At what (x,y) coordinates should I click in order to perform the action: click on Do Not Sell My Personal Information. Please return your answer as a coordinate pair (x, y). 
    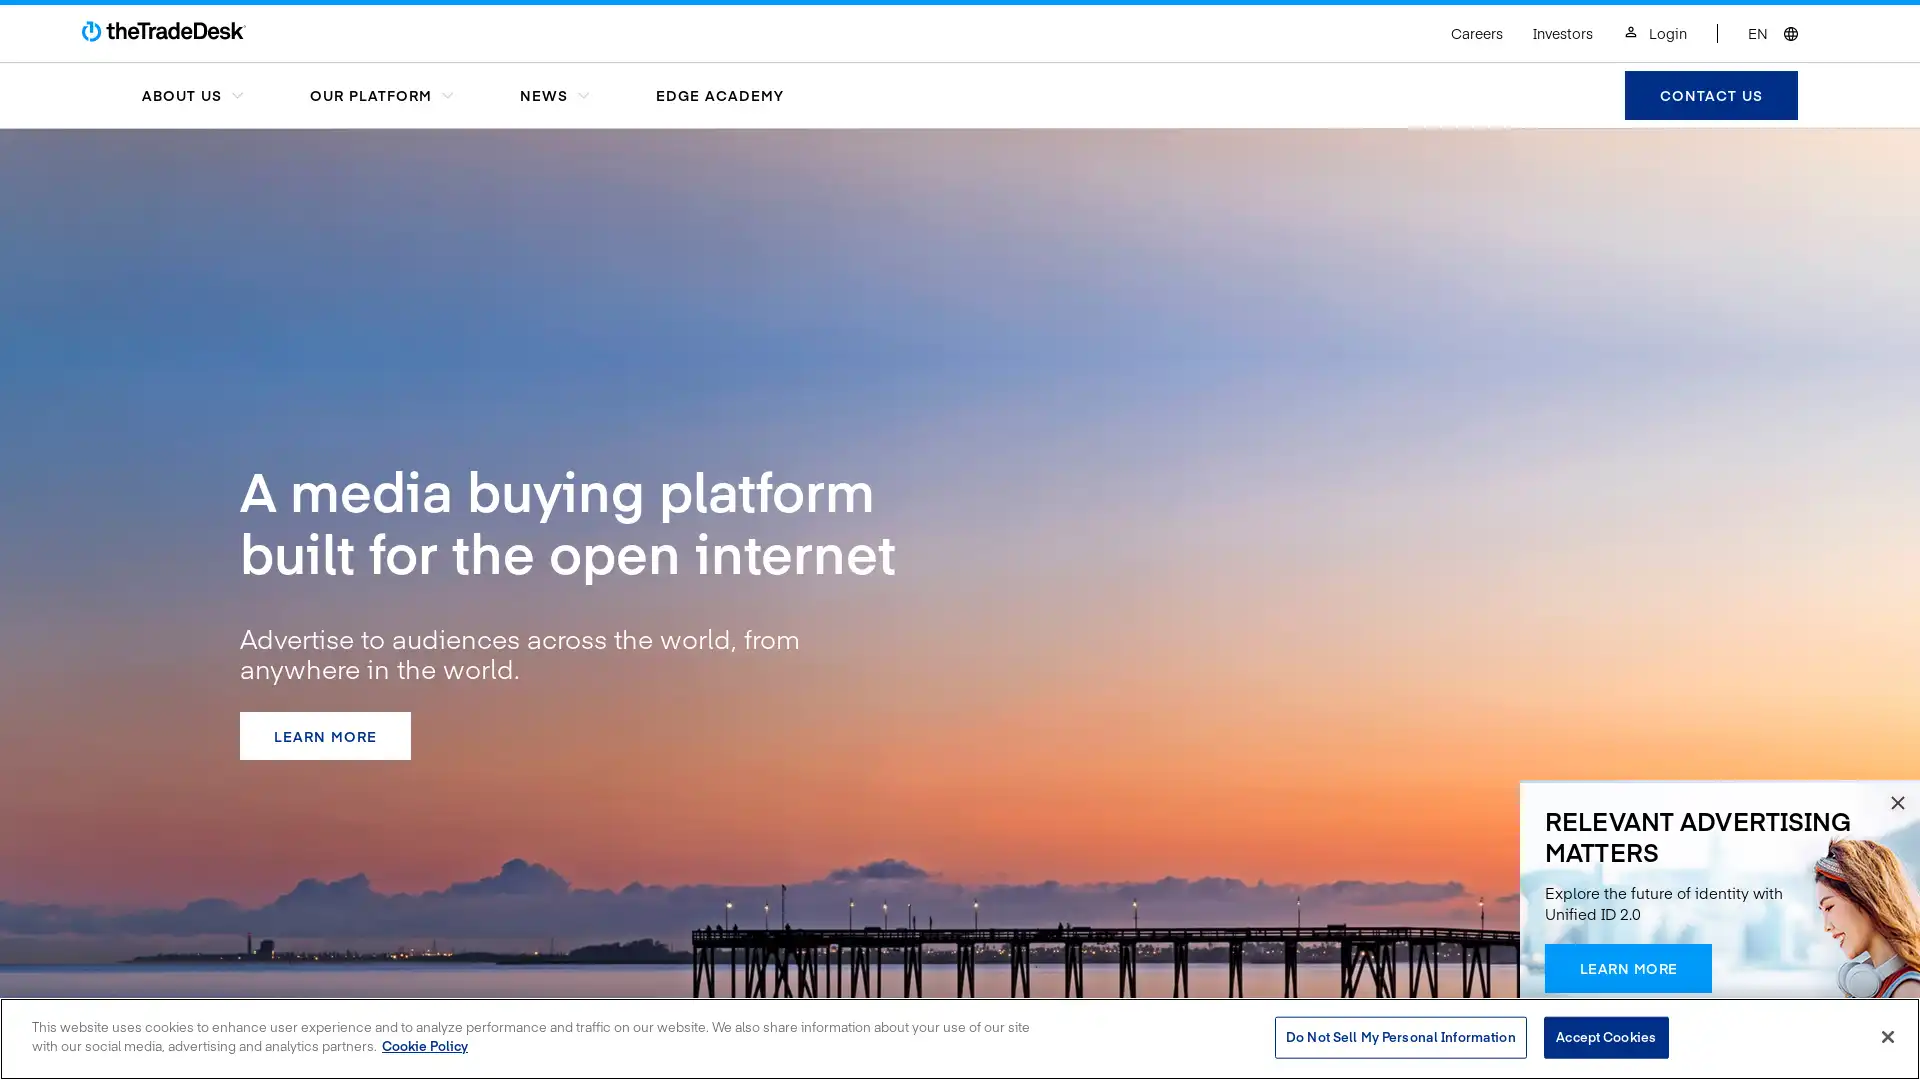
    Looking at the image, I should click on (1399, 1036).